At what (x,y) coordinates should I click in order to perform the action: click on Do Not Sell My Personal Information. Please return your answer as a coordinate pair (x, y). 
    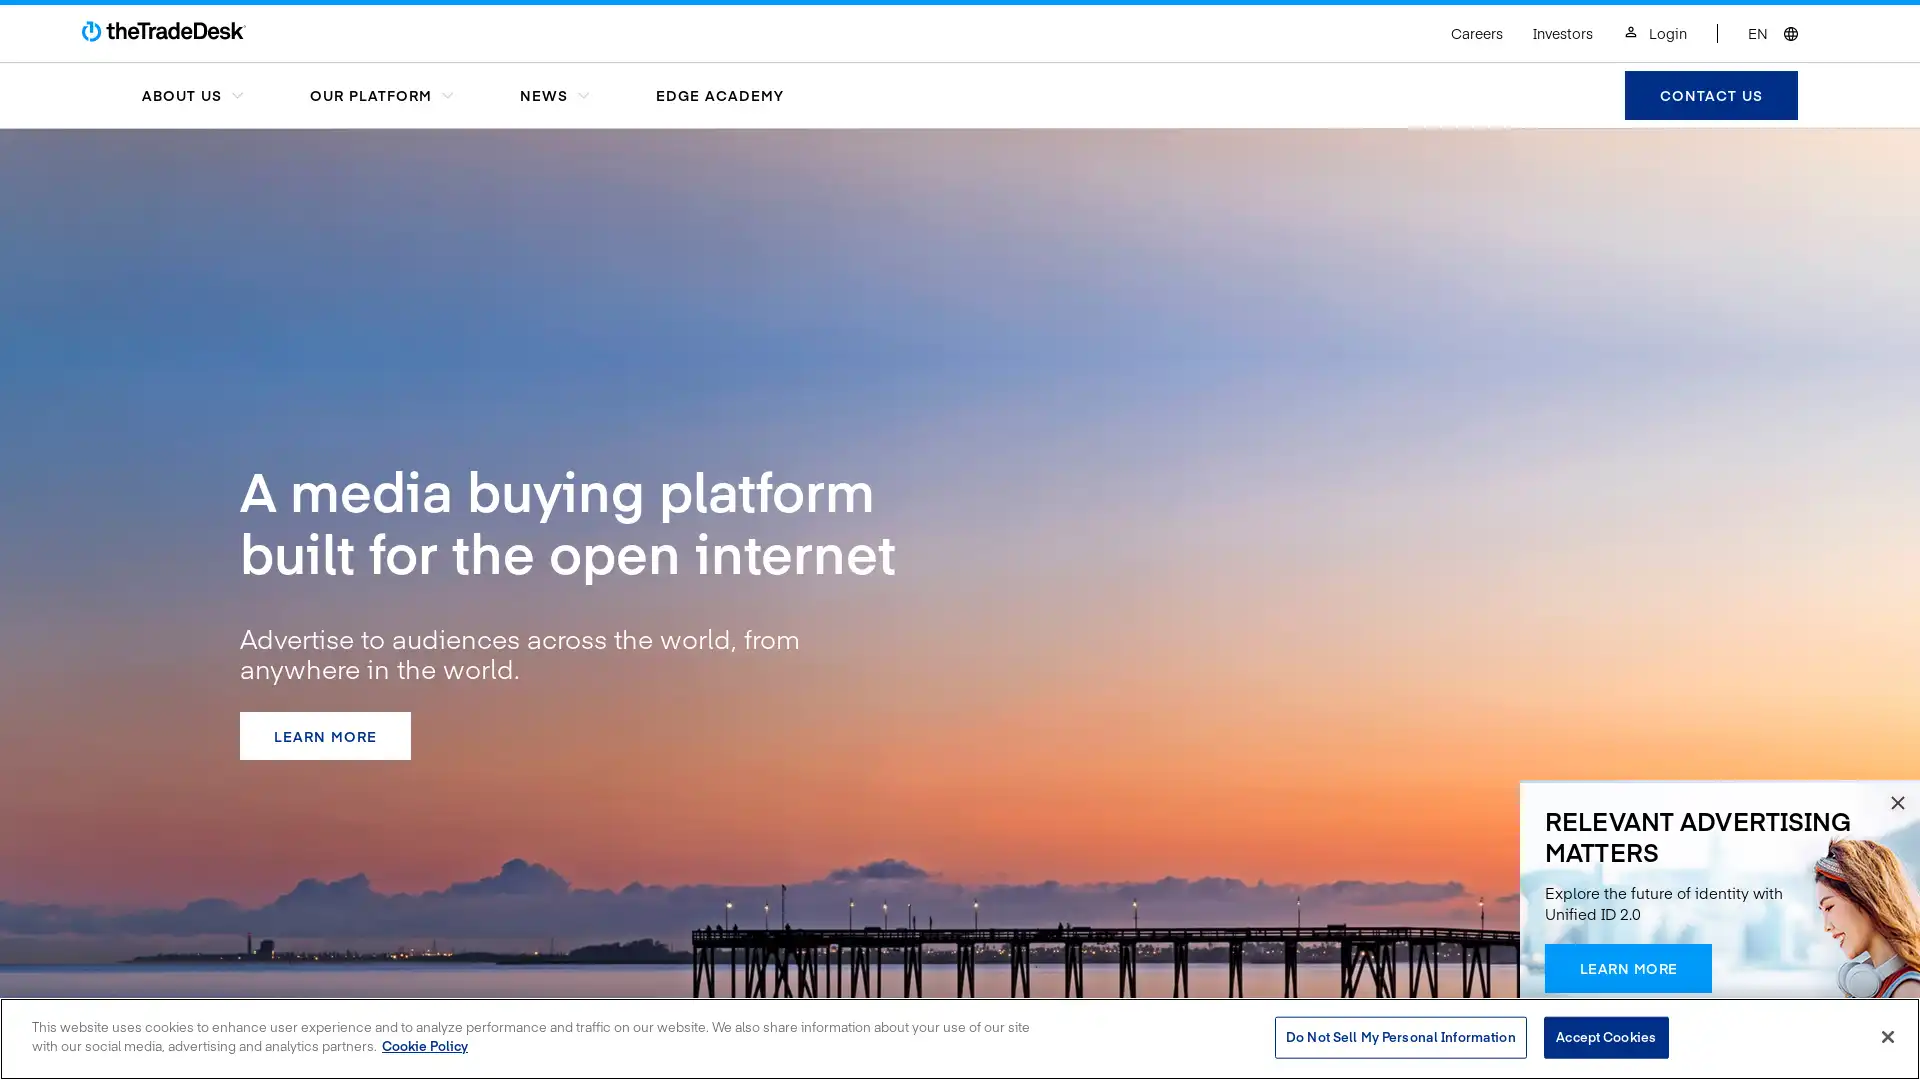
    Looking at the image, I should click on (1399, 1036).